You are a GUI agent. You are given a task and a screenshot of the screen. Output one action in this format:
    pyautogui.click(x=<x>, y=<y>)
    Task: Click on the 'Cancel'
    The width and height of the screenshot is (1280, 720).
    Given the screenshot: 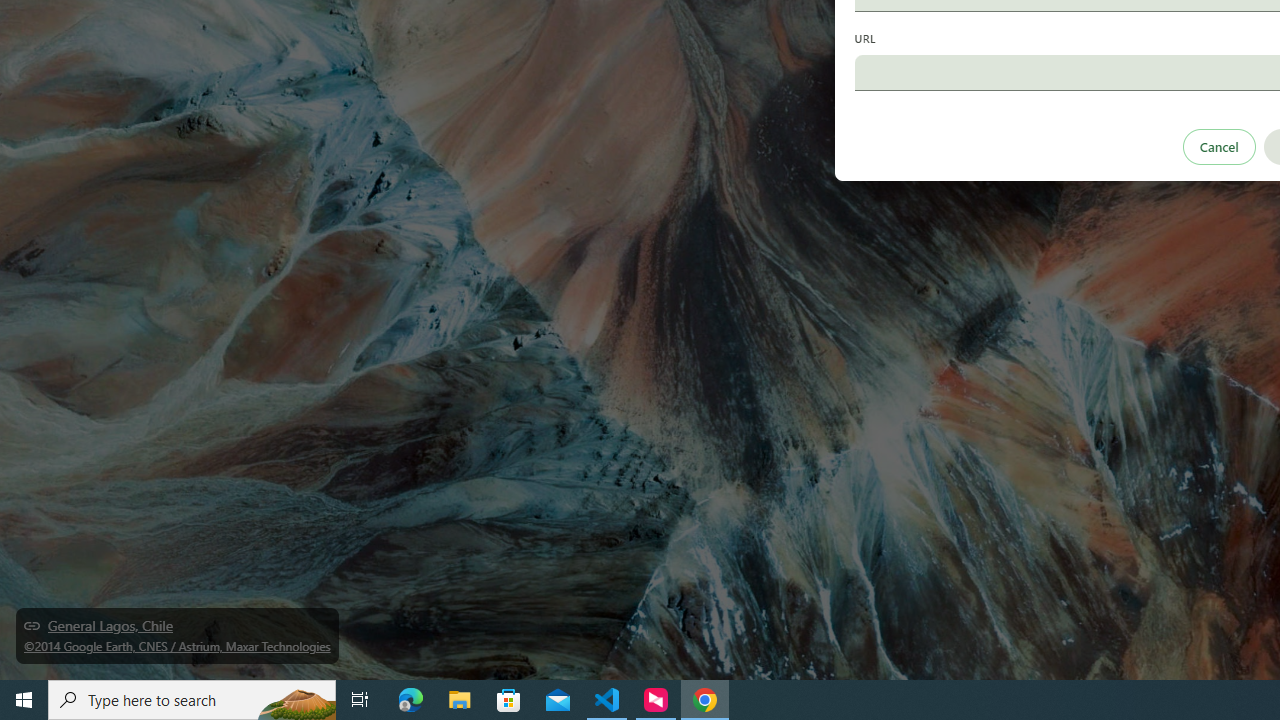 What is the action you would take?
    pyautogui.click(x=1217, y=145)
    